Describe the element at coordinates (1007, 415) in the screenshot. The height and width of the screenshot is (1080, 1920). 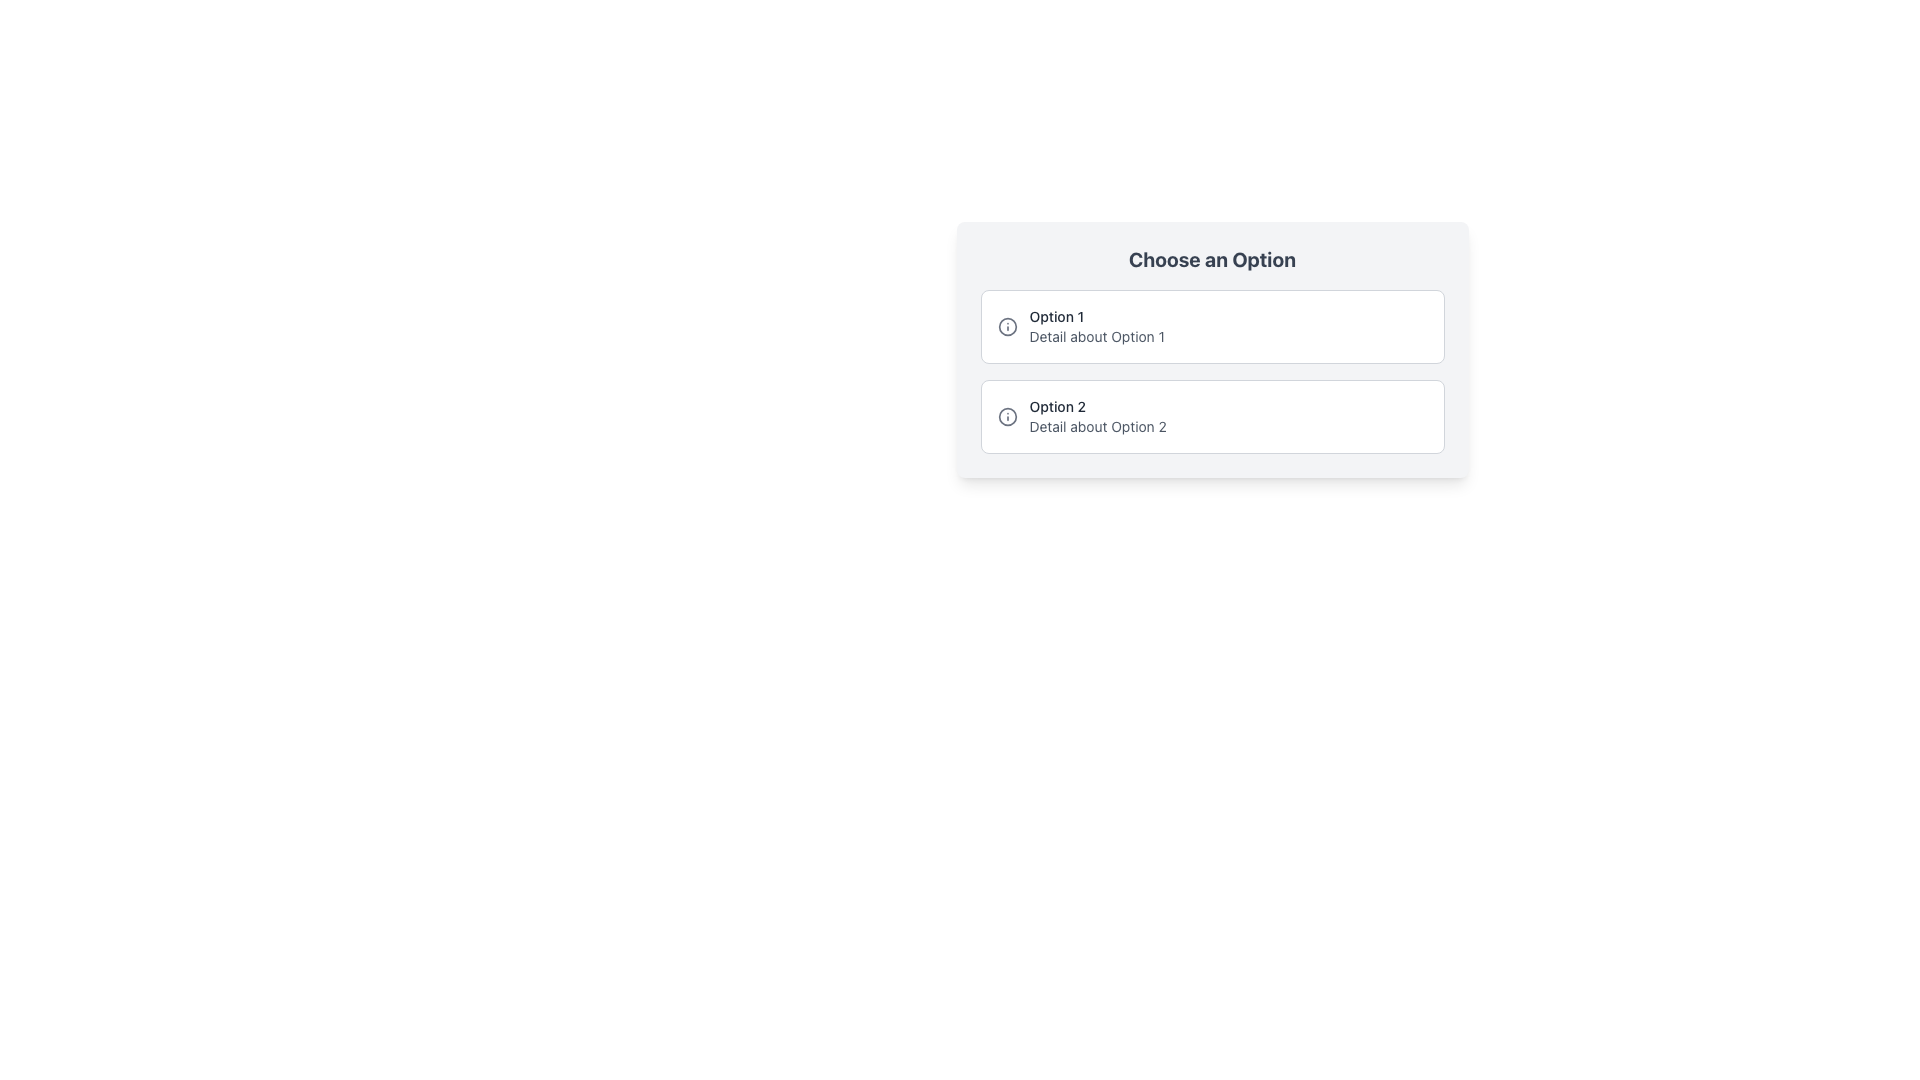
I see `the circular vector graphic element with a border inside the SVG icon labeled 'Option 2'` at that location.